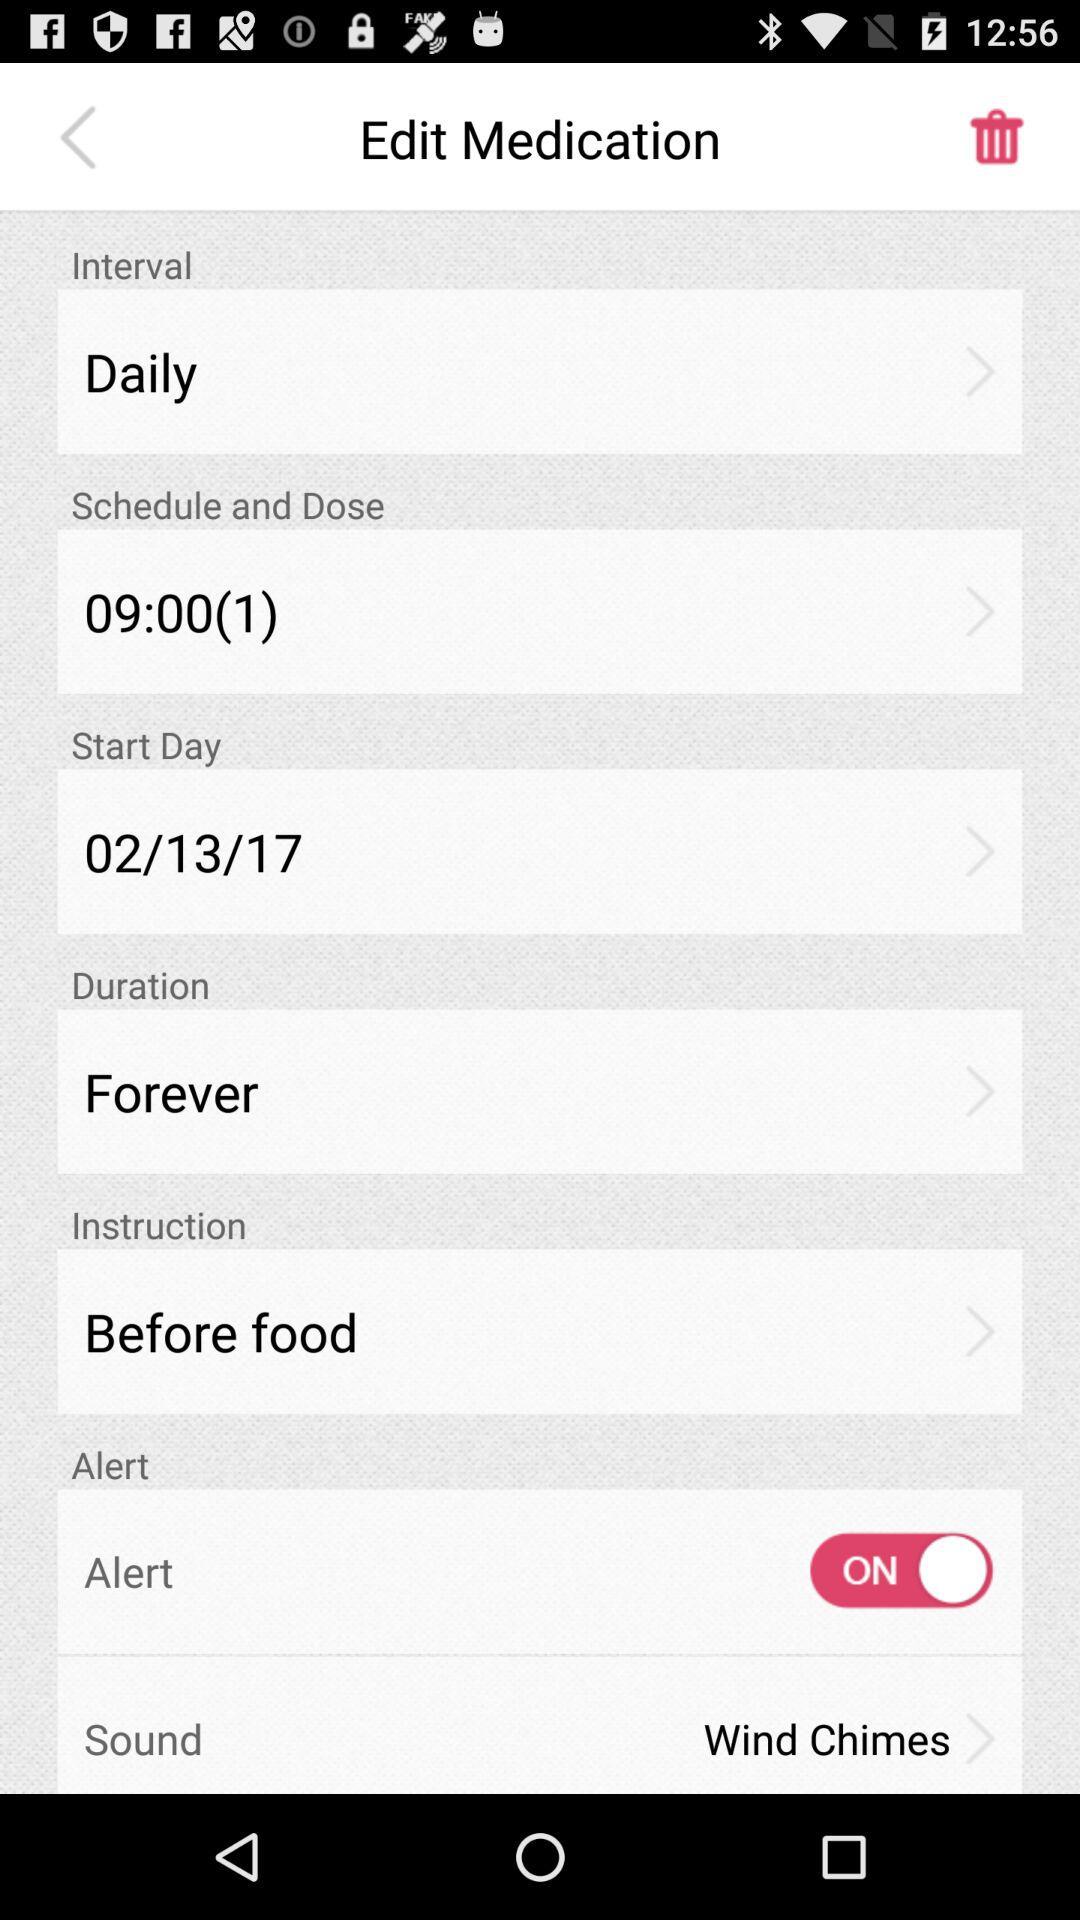 The width and height of the screenshot is (1080, 1920). What do you see at coordinates (540, 1090) in the screenshot?
I see `forever` at bounding box center [540, 1090].